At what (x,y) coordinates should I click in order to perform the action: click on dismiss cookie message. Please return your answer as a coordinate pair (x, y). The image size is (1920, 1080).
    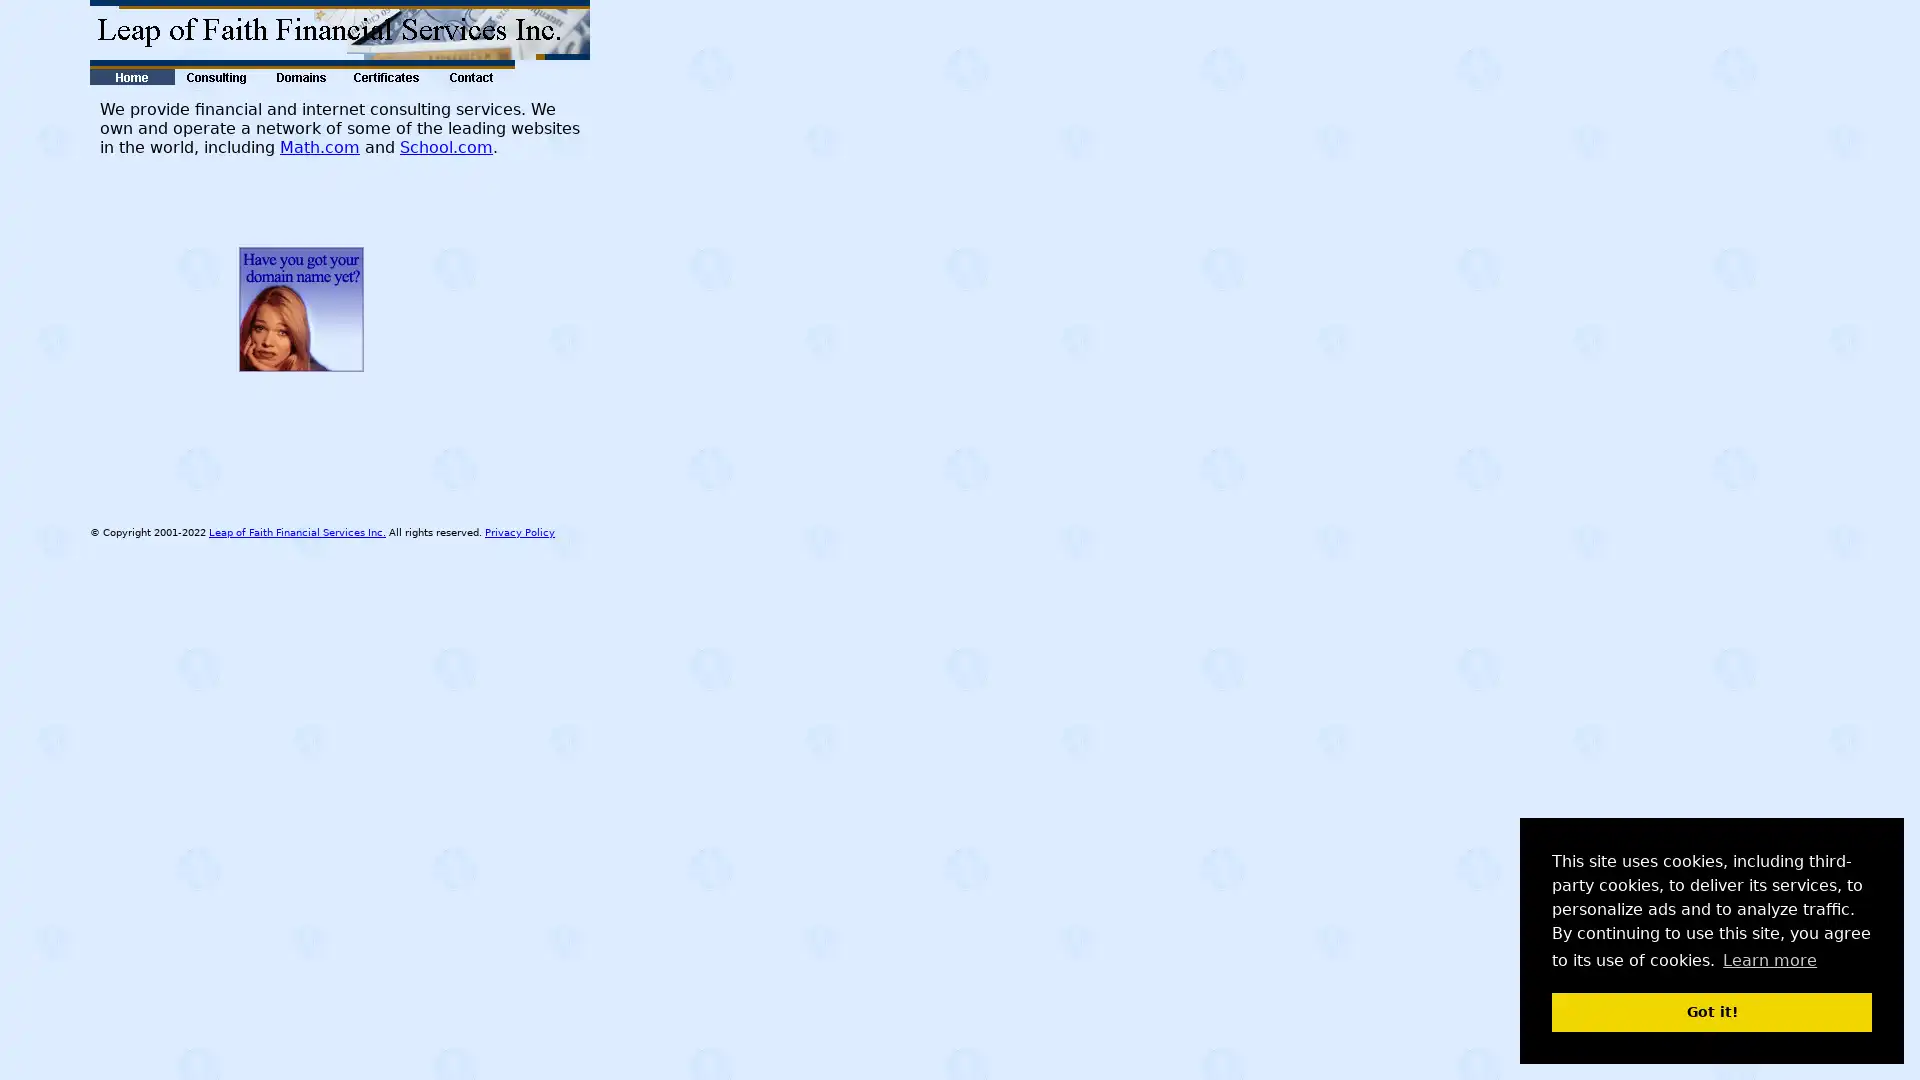
    Looking at the image, I should click on (1711, 1011).